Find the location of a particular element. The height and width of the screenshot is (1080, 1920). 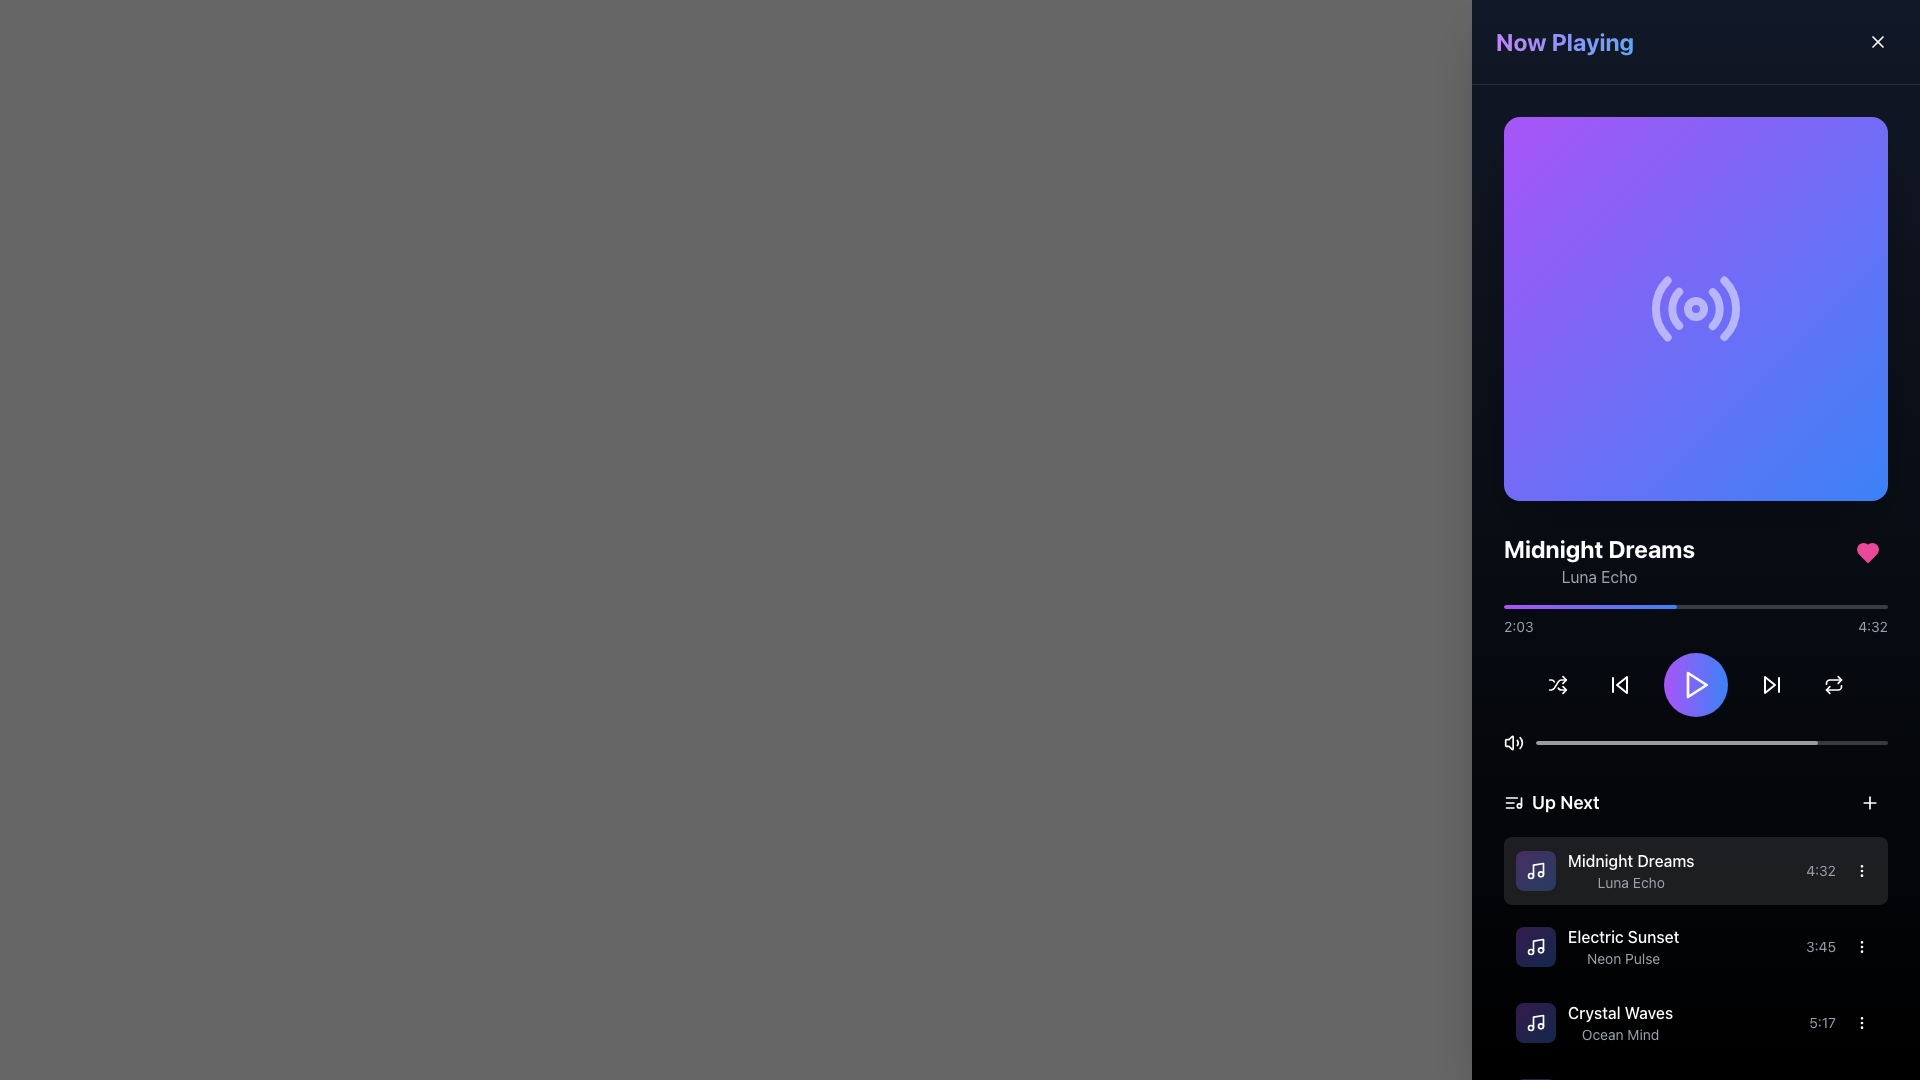

the vertical ellipsis icon adjacent to the 'Electric Sunset' song entry in the 'Up Next' list is located at coordinates (1861, 946).